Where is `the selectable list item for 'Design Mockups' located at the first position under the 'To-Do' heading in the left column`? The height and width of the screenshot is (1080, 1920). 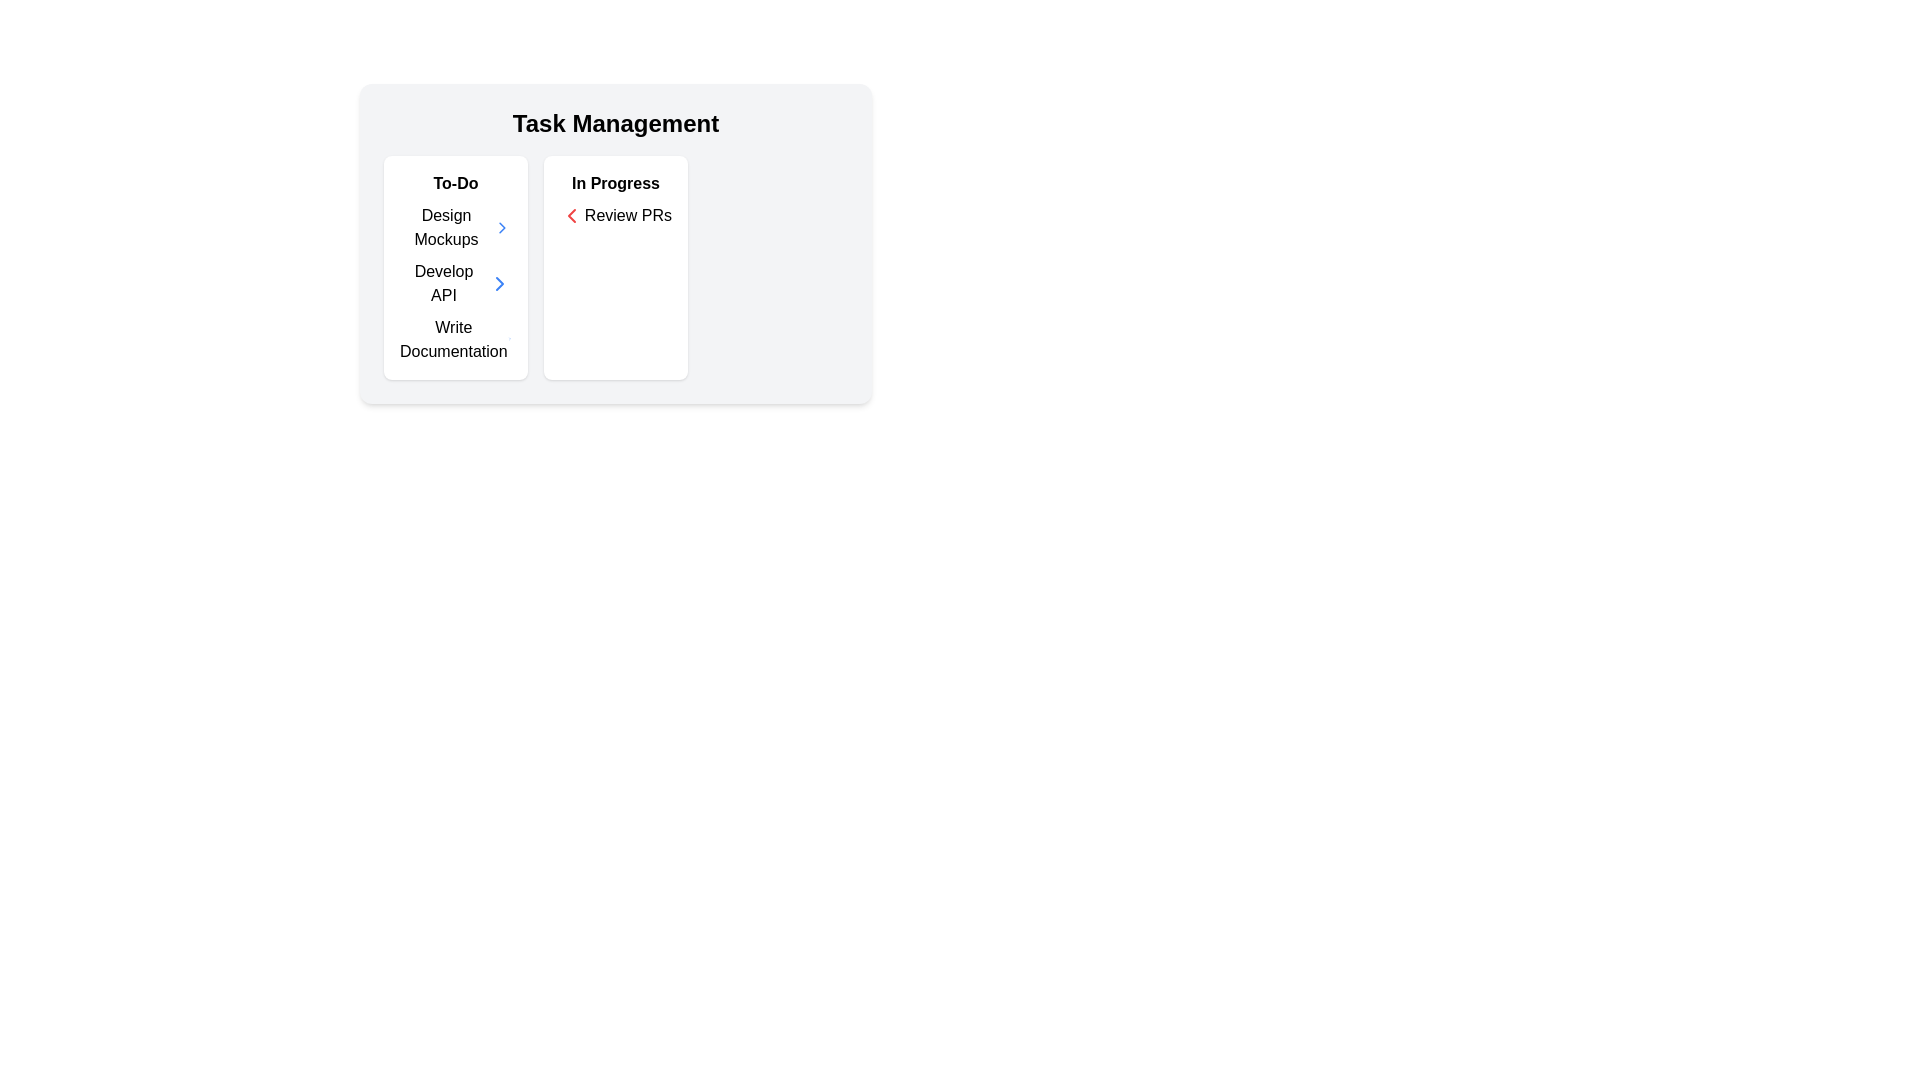
the selectable list item for 'Design Mockups' located at the first position under the 'To-Do' heading in the left column is located at coordinates (455, 226).